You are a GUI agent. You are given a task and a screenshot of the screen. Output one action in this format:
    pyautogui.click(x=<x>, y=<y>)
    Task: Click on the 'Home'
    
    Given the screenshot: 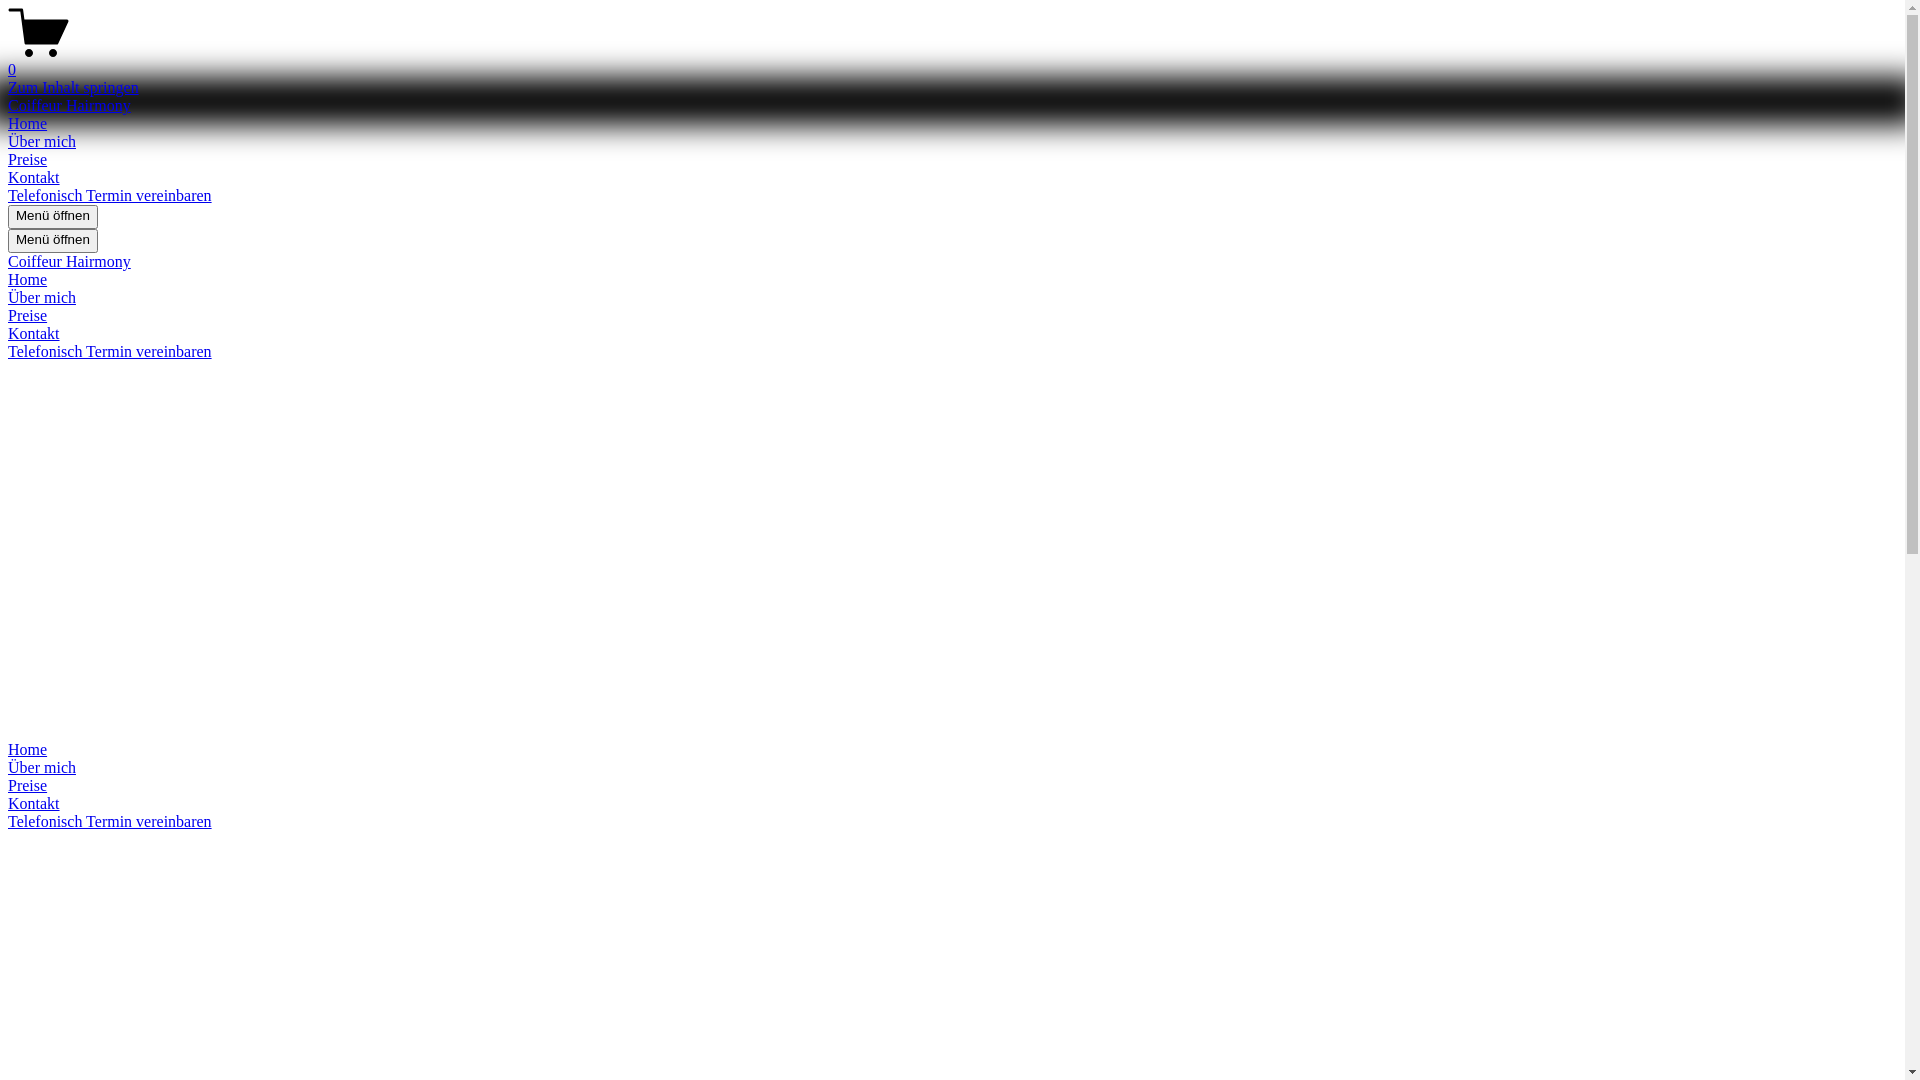 What is the action you would take?
    pyautogui.click(x=27, y=279)
    